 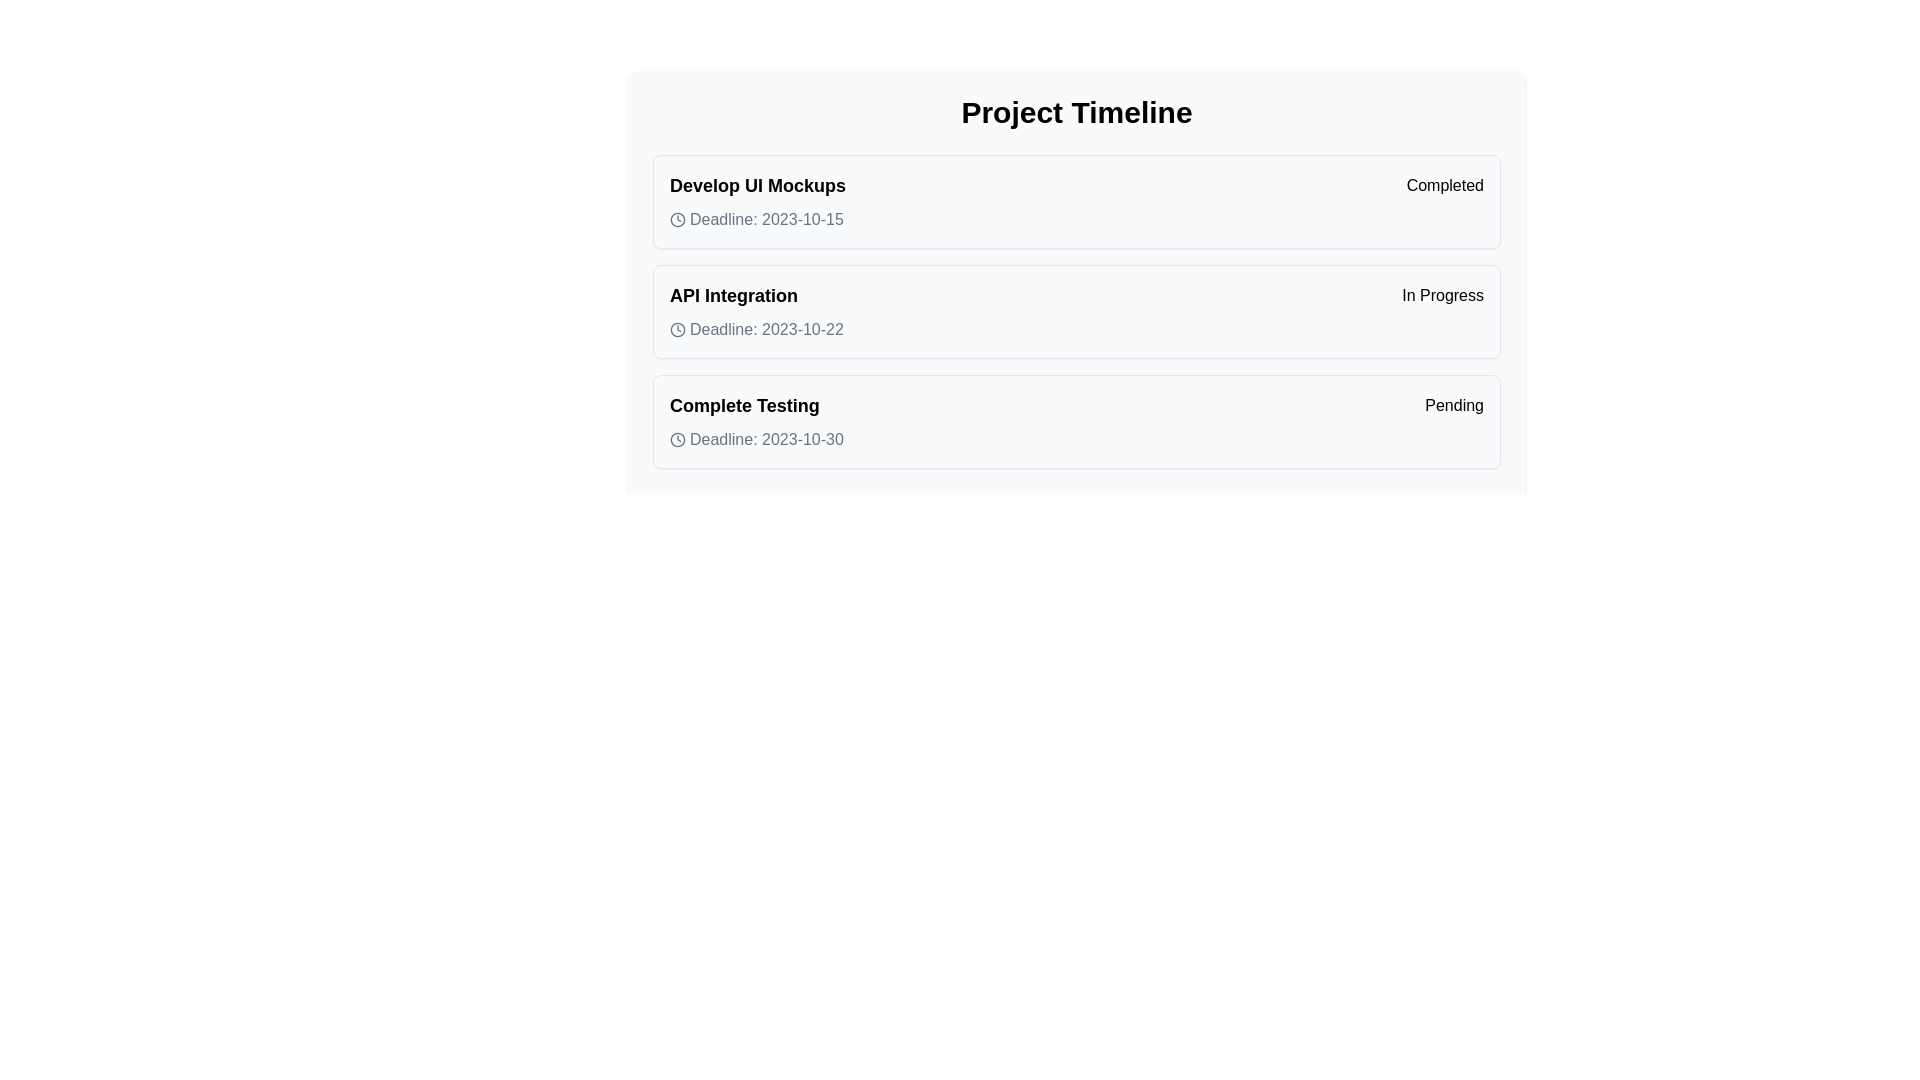 I want to click on the text label displaying 'Deadline: 2023-10-30' that is positioned to the right of a clock icon in the third task item labeled 'Complete Testing', so click(x=766, y=438).